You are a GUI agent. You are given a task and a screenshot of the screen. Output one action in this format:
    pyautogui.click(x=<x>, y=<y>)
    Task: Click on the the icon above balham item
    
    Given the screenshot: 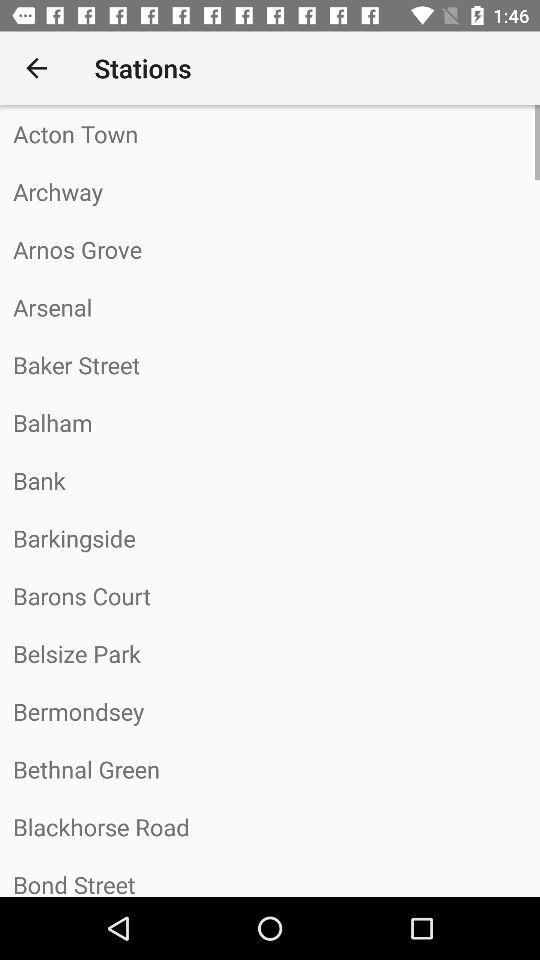 What is the action you would take?
    pyautogui.click(x=270, y=364)
    